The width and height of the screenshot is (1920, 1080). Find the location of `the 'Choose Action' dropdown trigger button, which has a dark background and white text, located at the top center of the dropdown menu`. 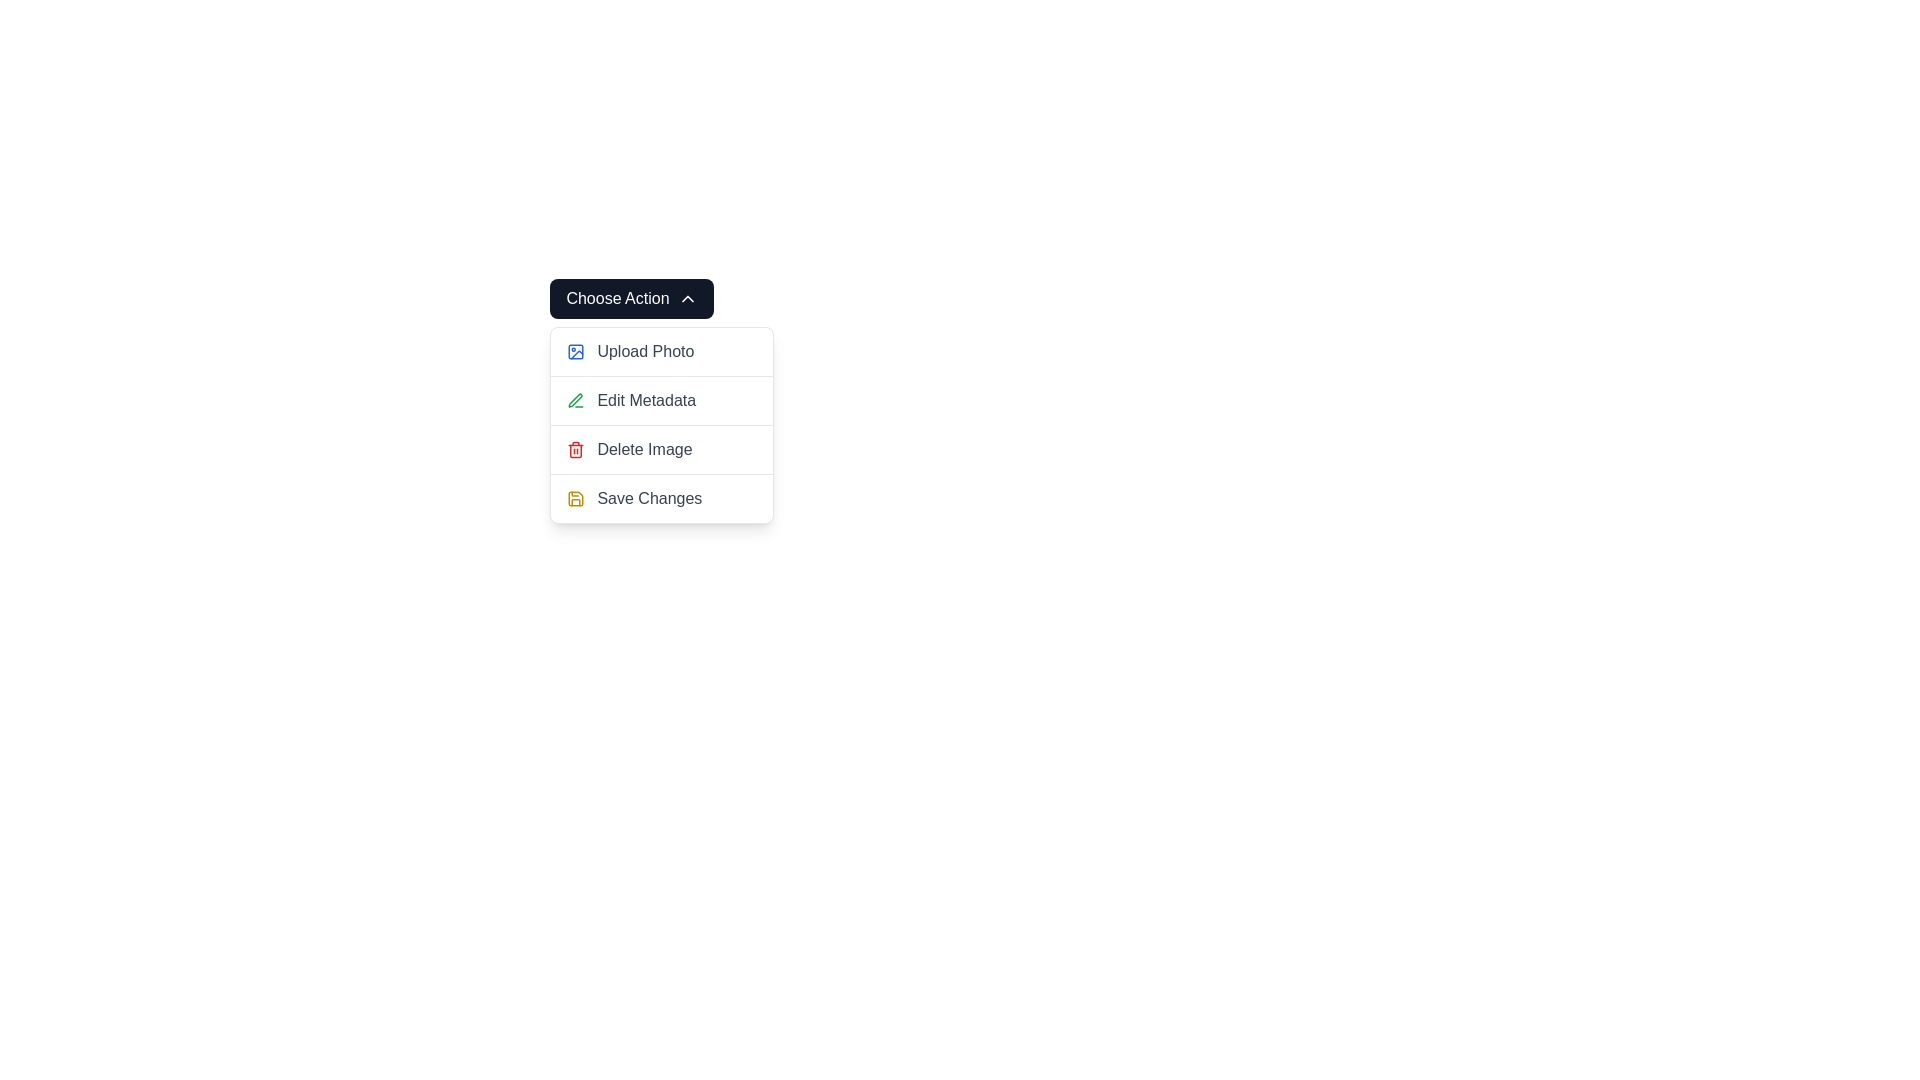

the 'Choose Action' dropdown trigger button, which has a dark background and white text, located at the top center of the dropdown menu is located at coordinates (631, 299).